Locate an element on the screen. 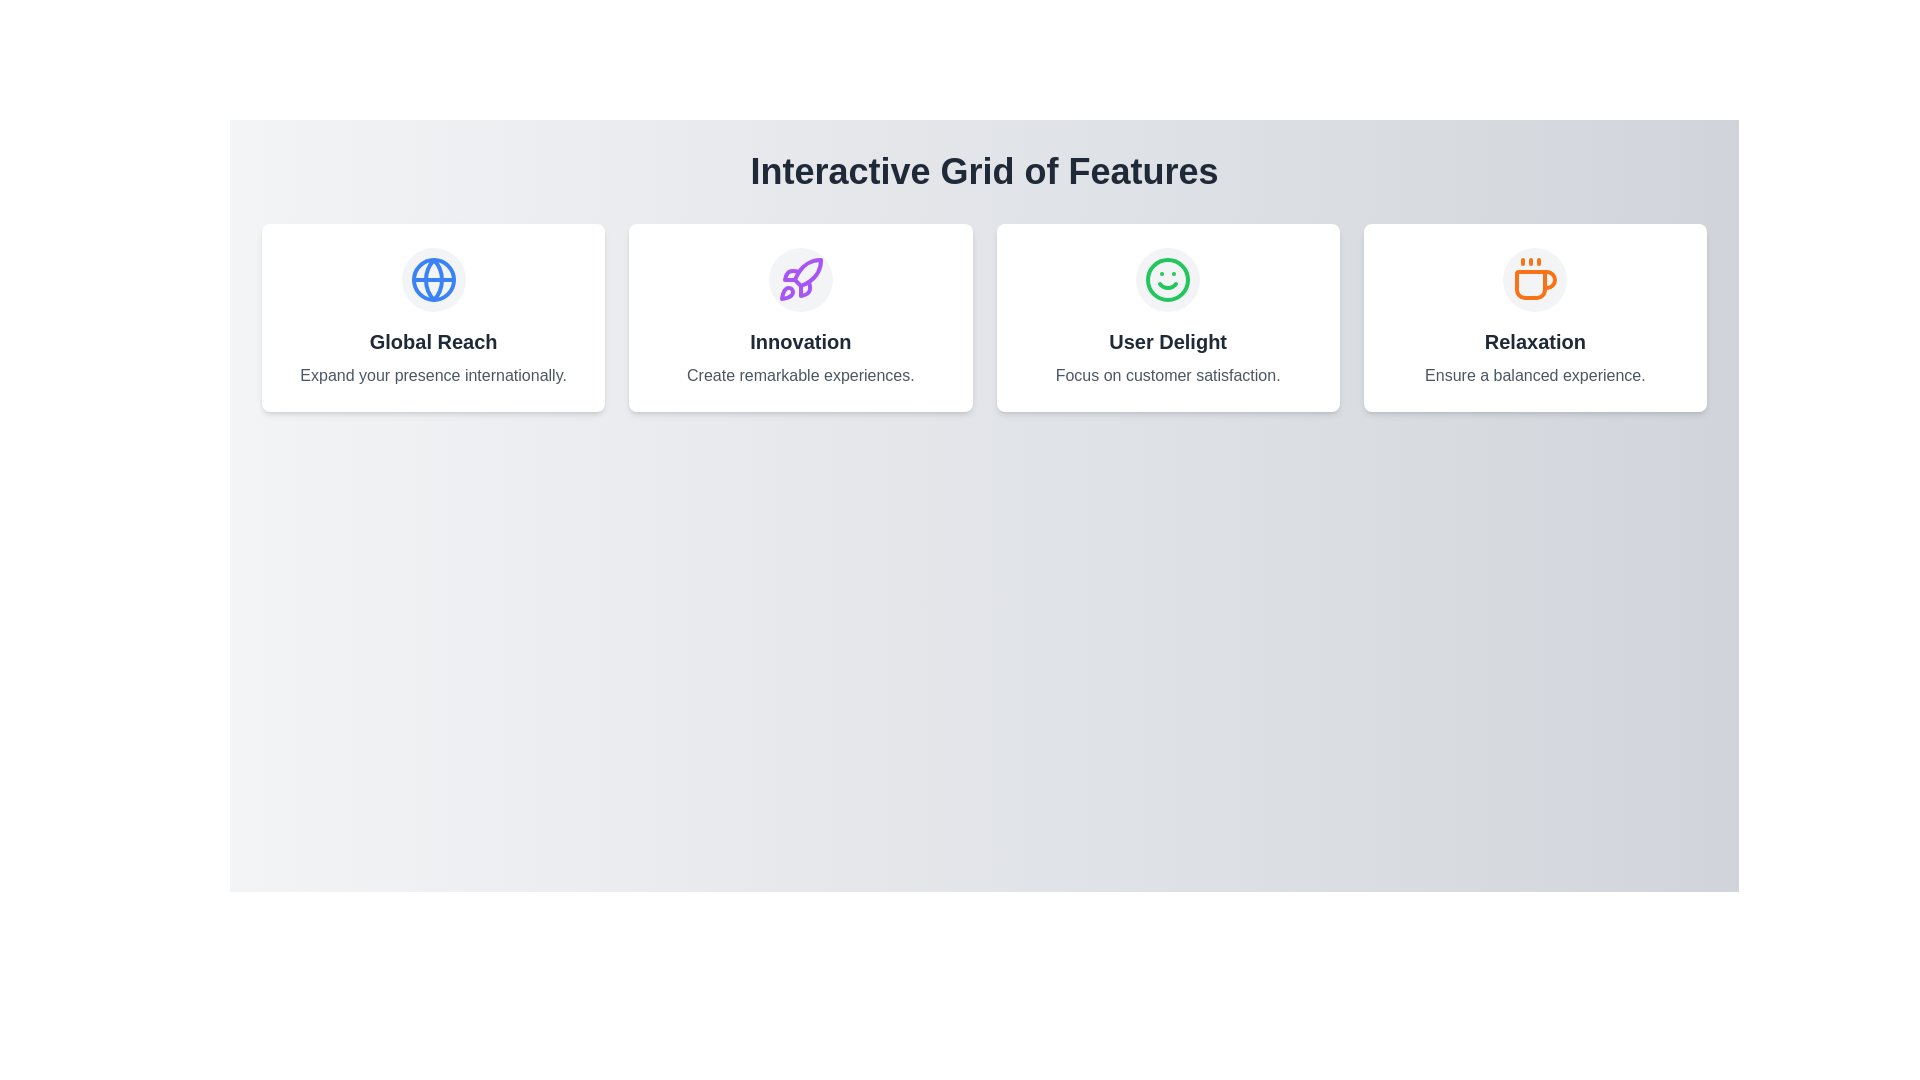  the decorative icon representing 'Global Reach' located at the top center of the first card in the grid of features is located at coordinates (432, 280).